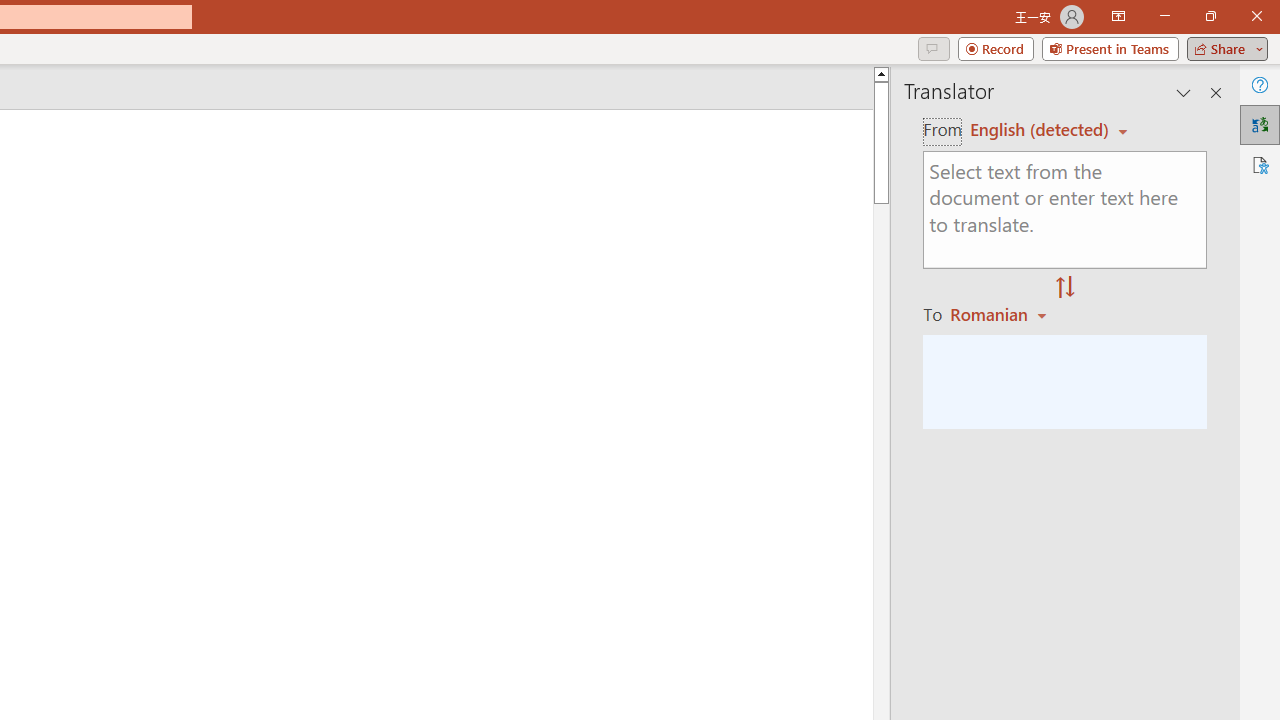 The width and height of the screenshot is (1280, 720). I want to click on 'Romanian', so click(1001, 313).